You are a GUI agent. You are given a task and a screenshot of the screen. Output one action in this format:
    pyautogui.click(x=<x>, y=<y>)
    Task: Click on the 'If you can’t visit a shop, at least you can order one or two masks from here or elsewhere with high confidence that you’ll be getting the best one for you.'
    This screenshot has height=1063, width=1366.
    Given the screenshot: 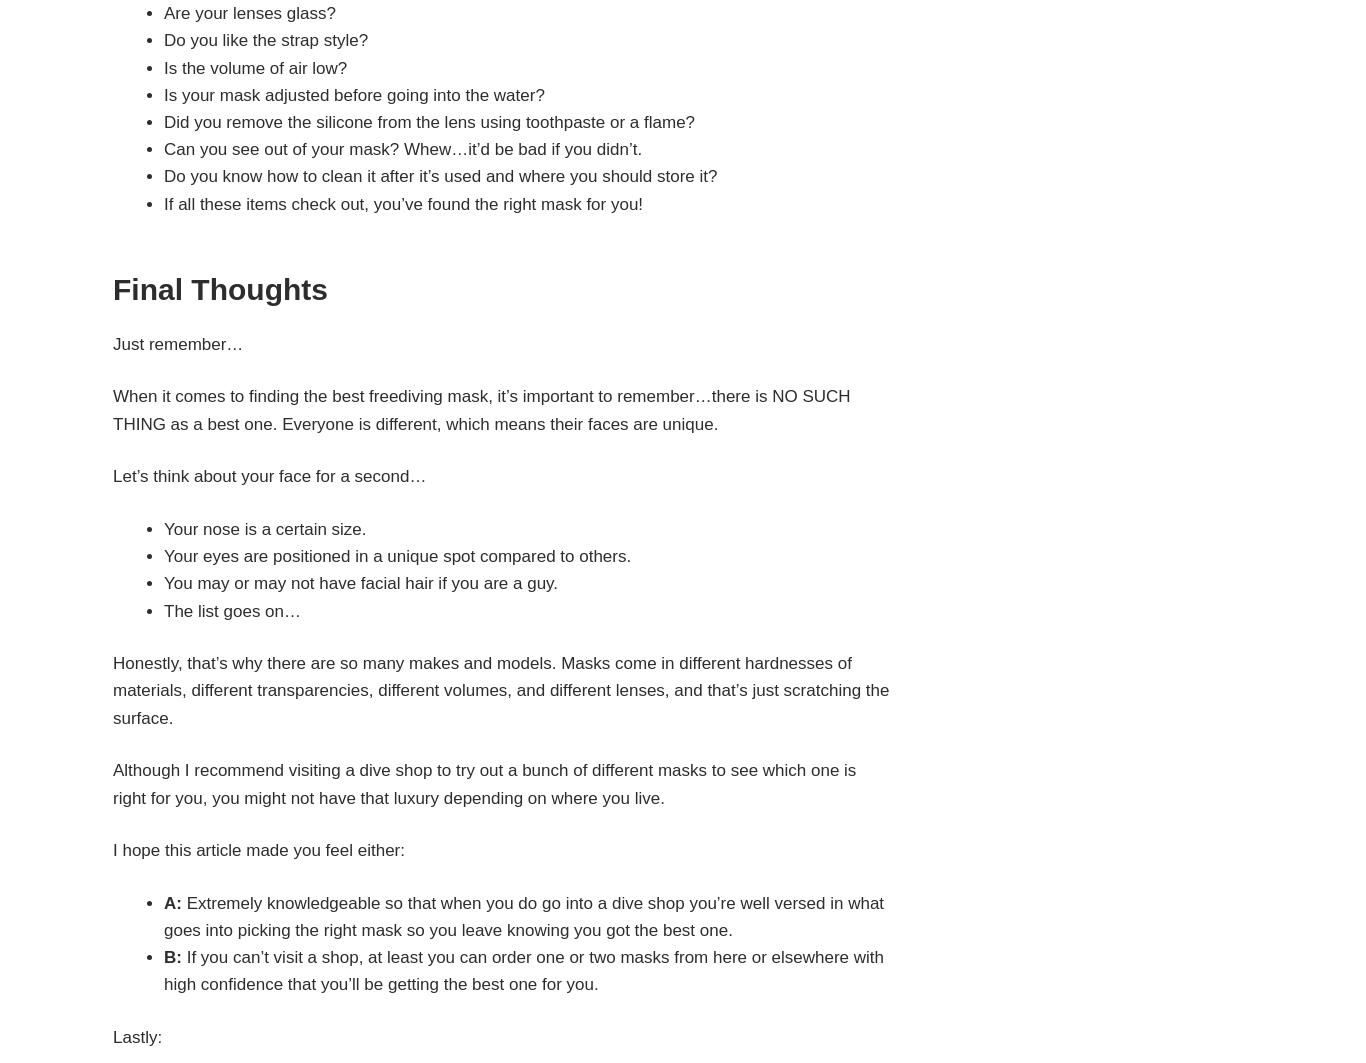 What is the action you would take?
    pyautogui.click(x=523, y=970)
    